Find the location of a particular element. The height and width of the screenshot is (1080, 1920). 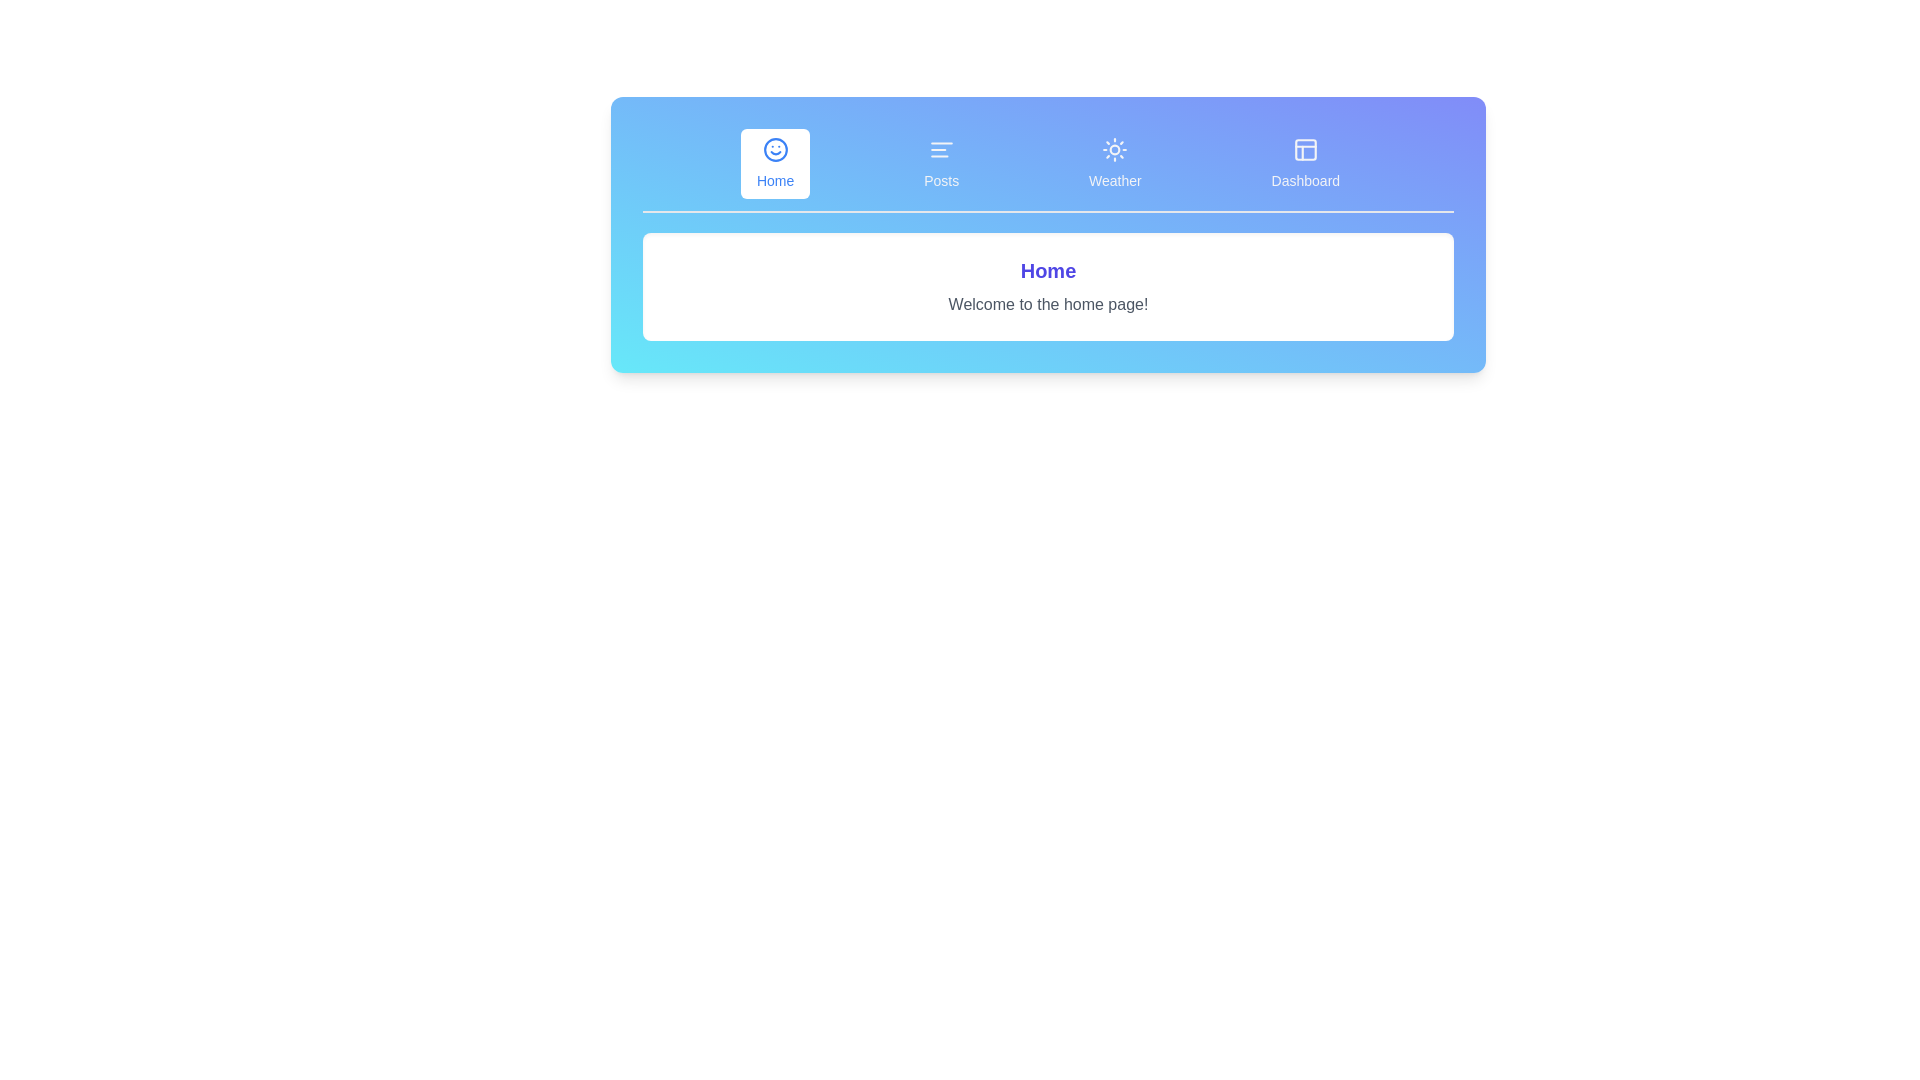

the tab labeled Weather to observe the effect is located at coordinates (1114, 163).